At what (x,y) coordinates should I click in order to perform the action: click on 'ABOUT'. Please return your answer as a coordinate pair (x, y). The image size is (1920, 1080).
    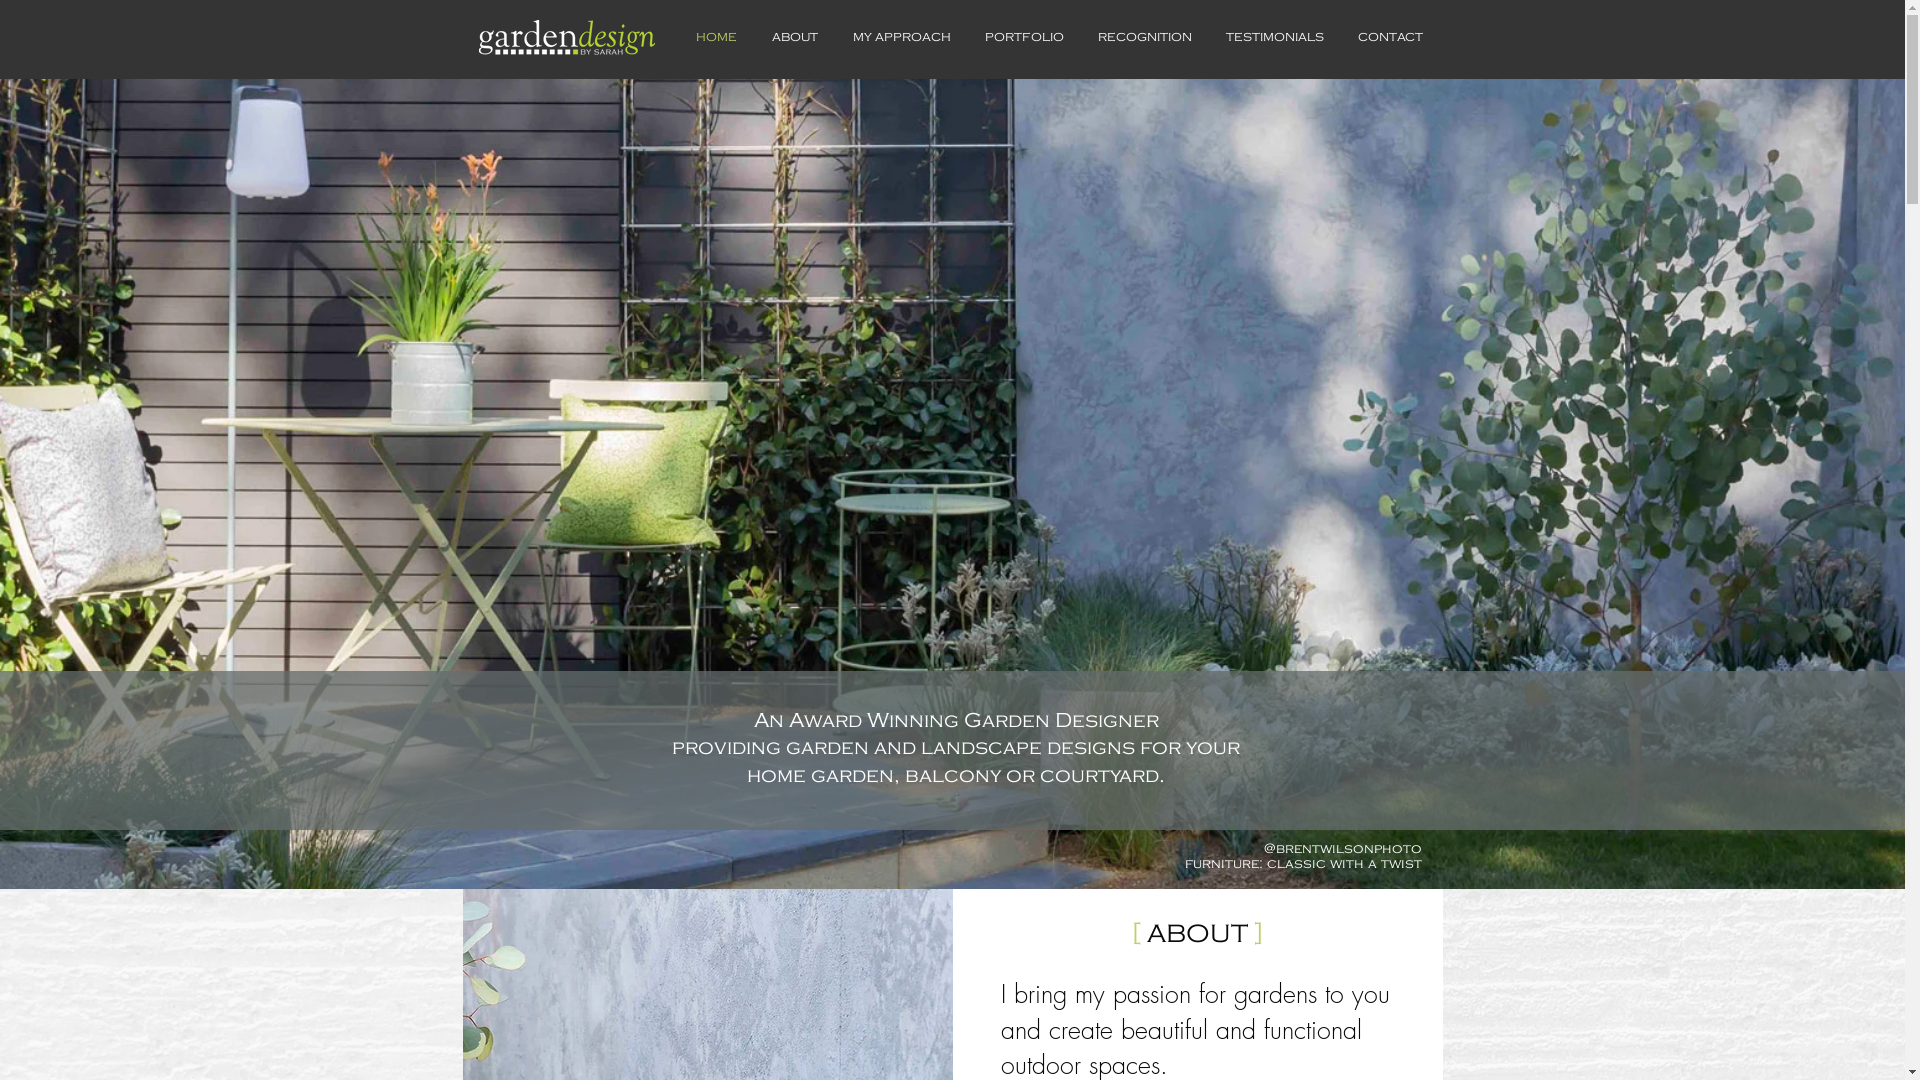
    Looking at the image, I should click on (793, 37).